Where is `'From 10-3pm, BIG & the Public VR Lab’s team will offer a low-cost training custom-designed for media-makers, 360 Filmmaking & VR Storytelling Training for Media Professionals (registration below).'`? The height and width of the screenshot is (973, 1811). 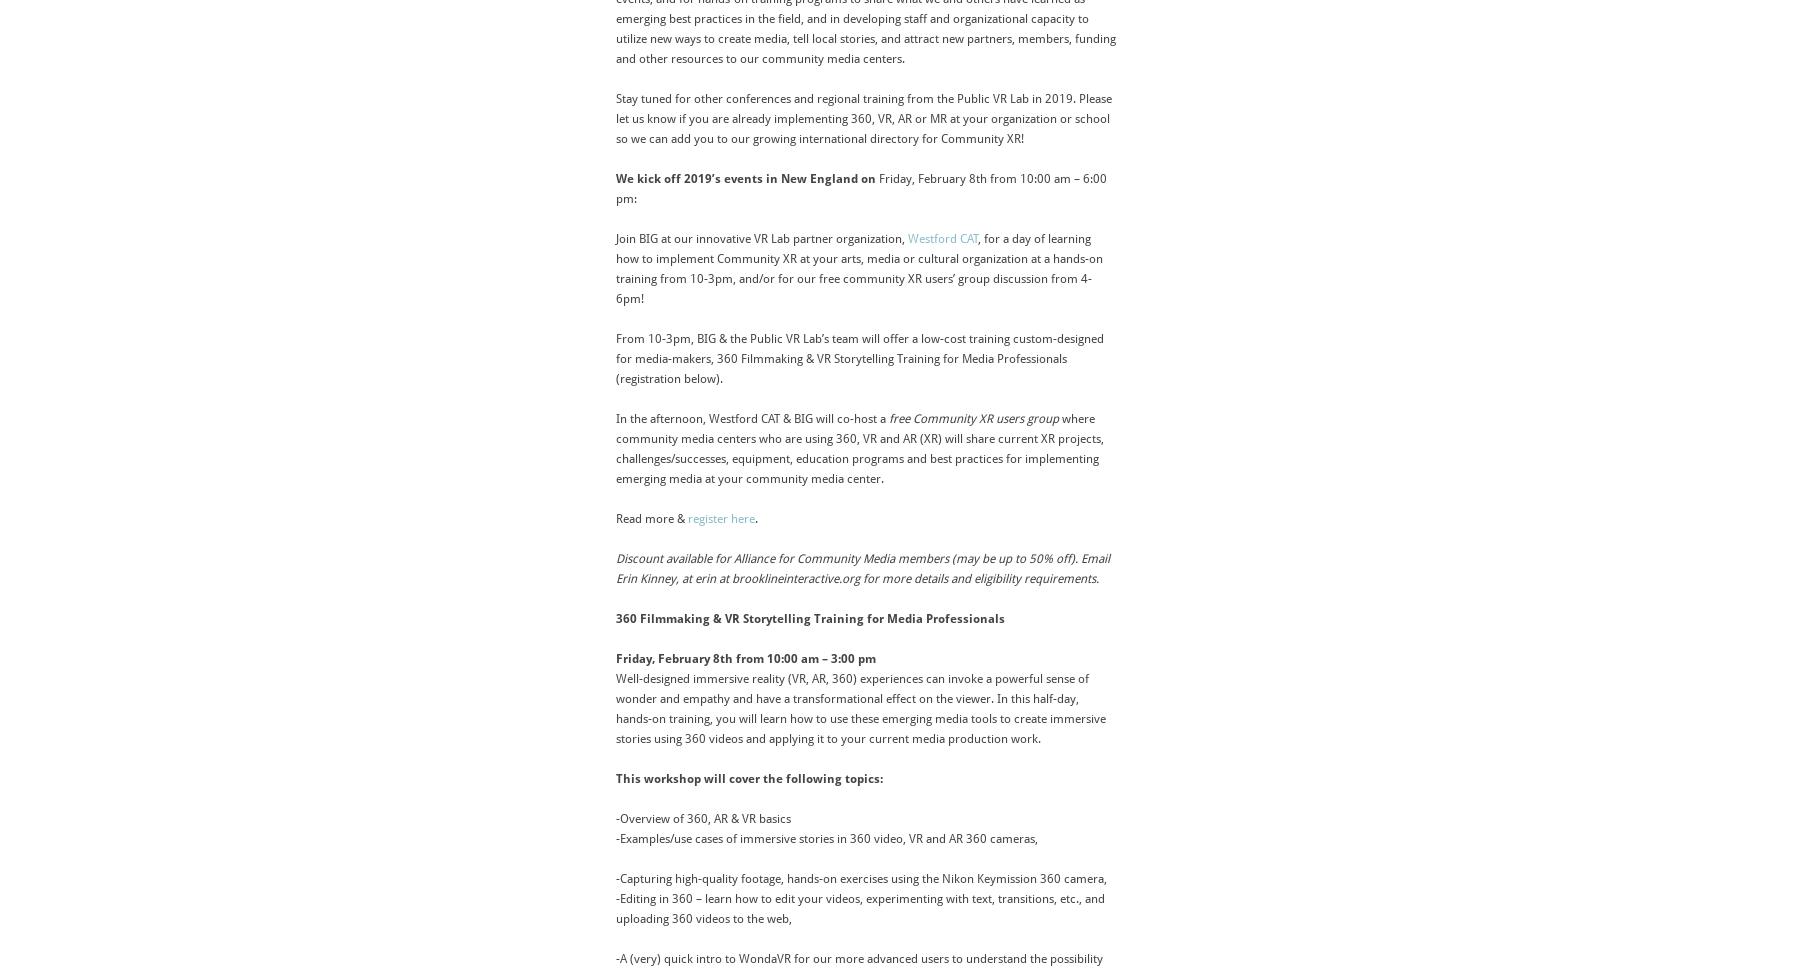
'From 10-3pm, BIG & the Public VR Lab’s team will offer a low-cost training custom-designed for media-makers, 360 Filmmaking & VR Storytelling Training for Media Professionals (registration below).' is located at coordinates (858, 358).